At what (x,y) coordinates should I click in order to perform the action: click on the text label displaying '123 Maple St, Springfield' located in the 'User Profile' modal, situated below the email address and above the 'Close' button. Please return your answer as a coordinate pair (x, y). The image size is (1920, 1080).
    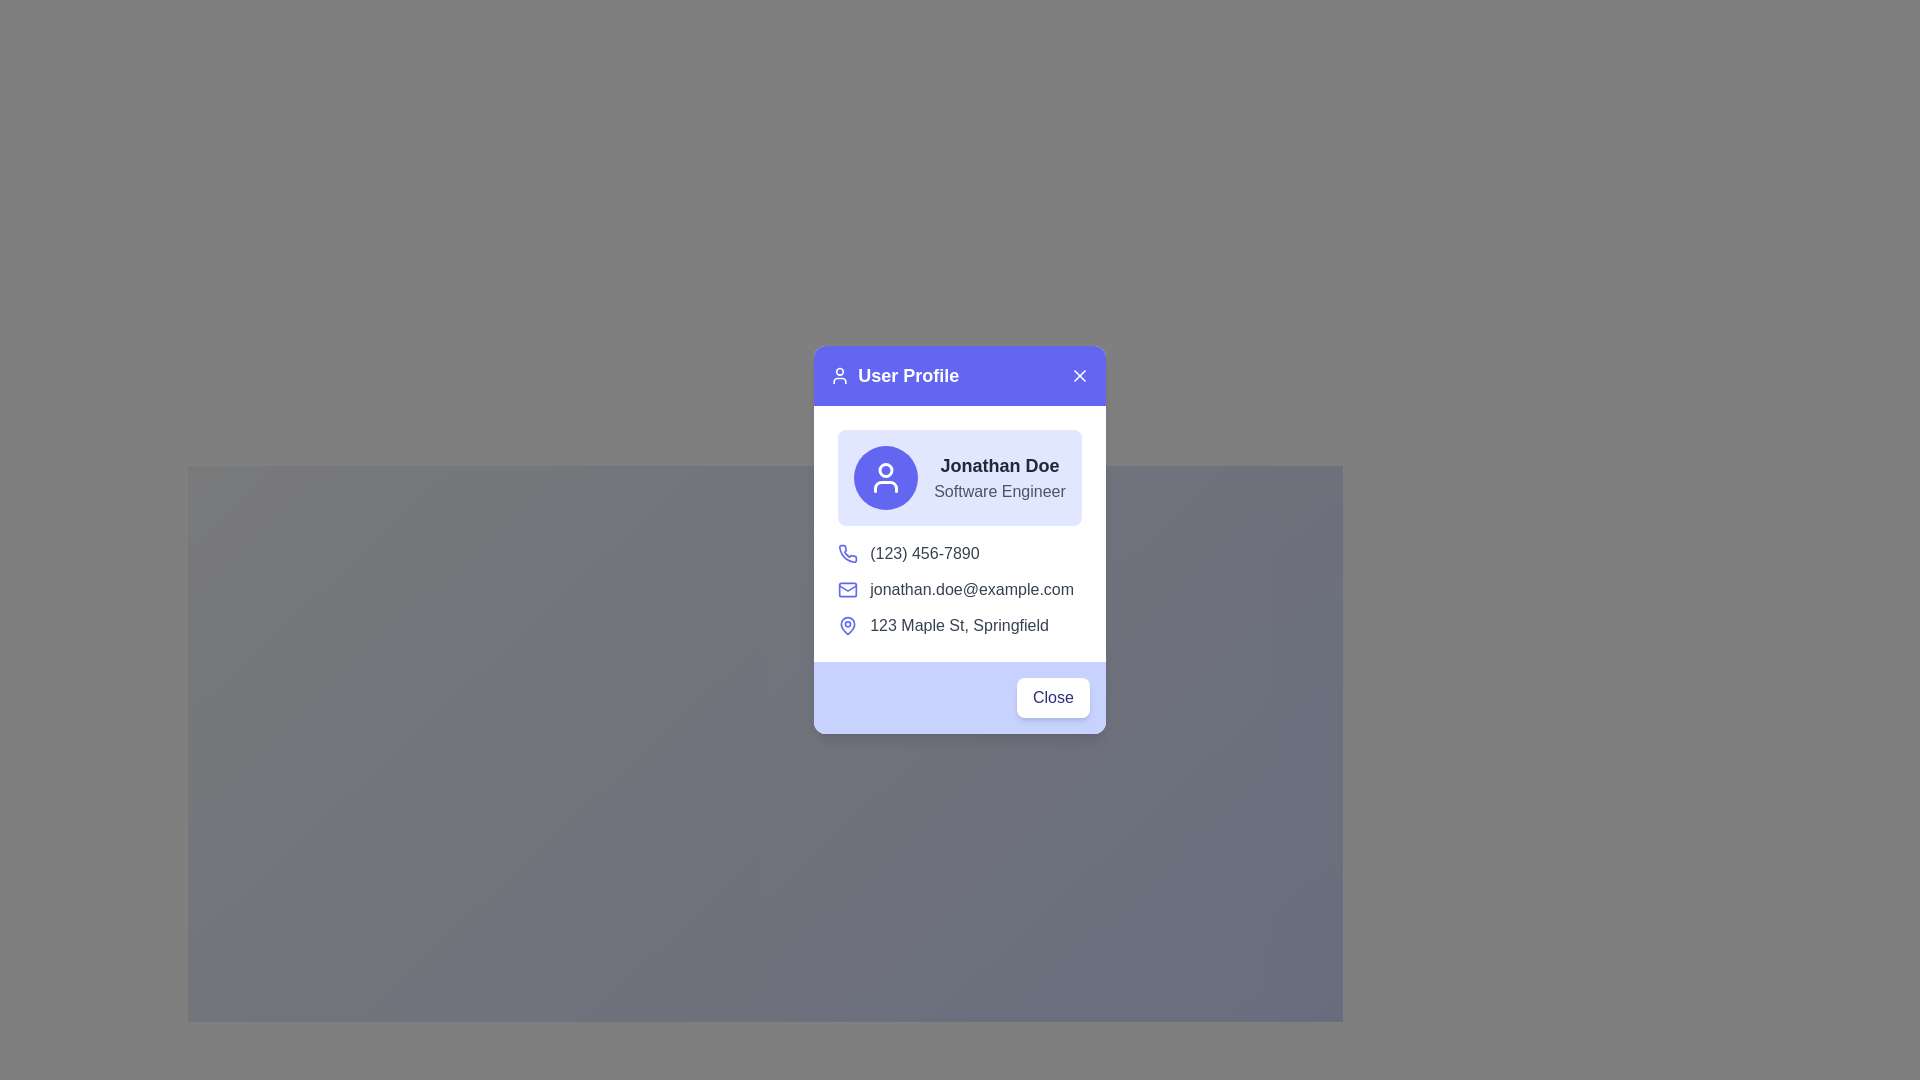
    Looking at the image, I should click on (958, 624).